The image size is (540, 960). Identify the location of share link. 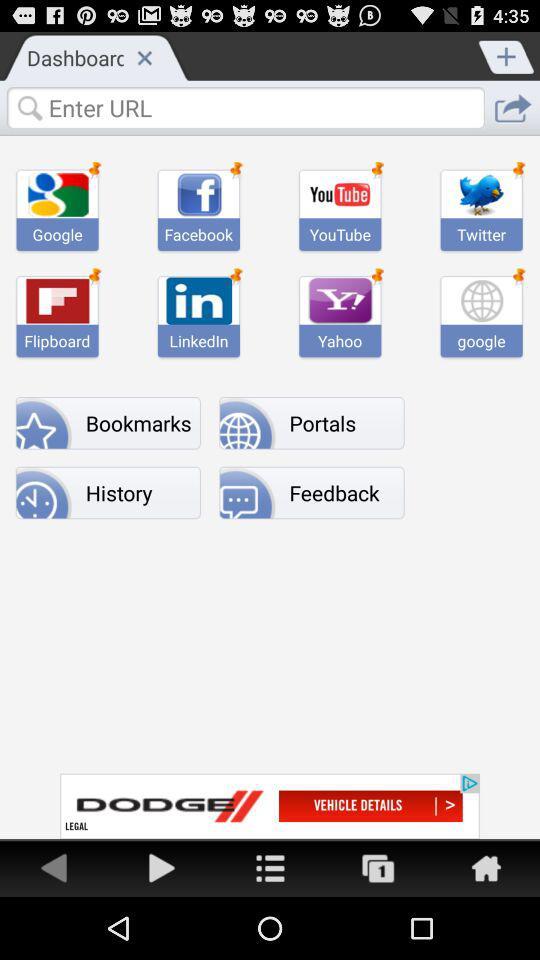
(270, 866).